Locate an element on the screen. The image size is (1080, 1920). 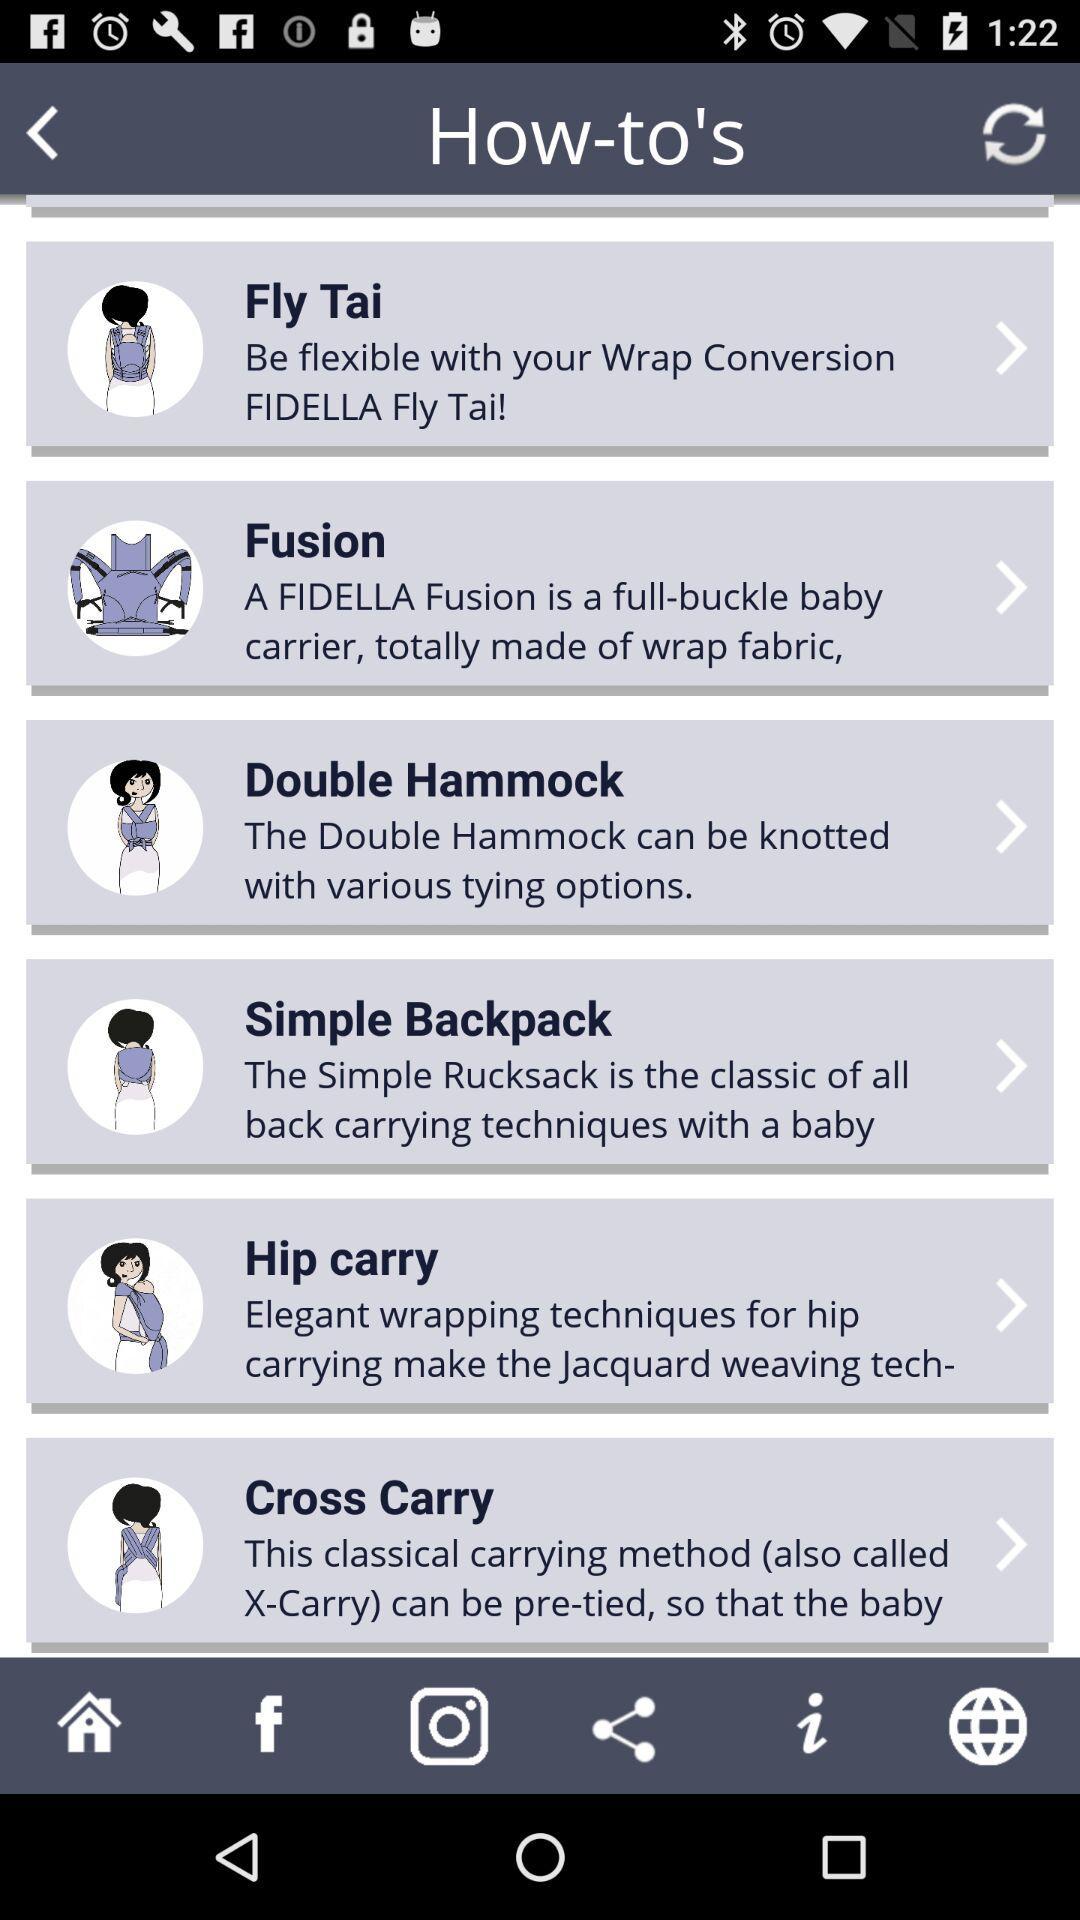
open information menu is located at coordinates (810, 1724).